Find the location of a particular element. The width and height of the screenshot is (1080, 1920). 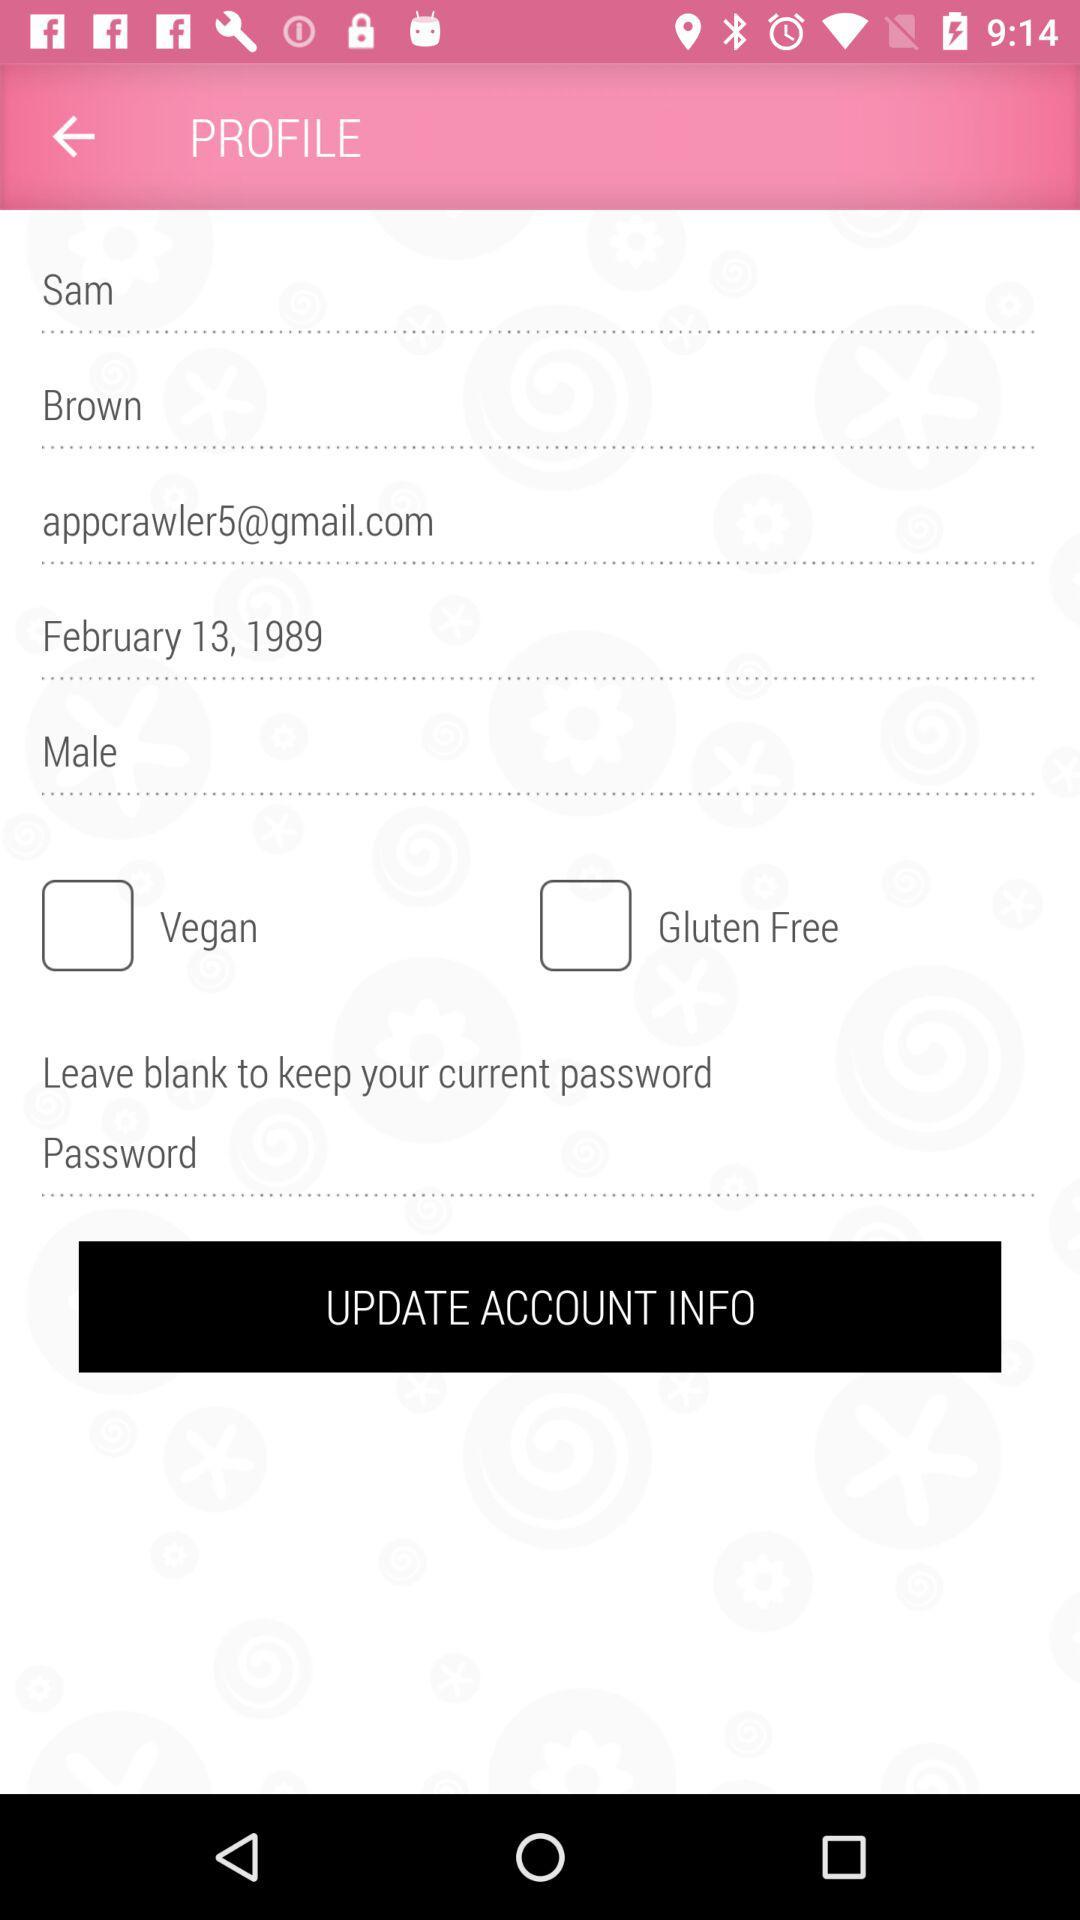

february 13, 1989 item is located at coordinates (540, 644).